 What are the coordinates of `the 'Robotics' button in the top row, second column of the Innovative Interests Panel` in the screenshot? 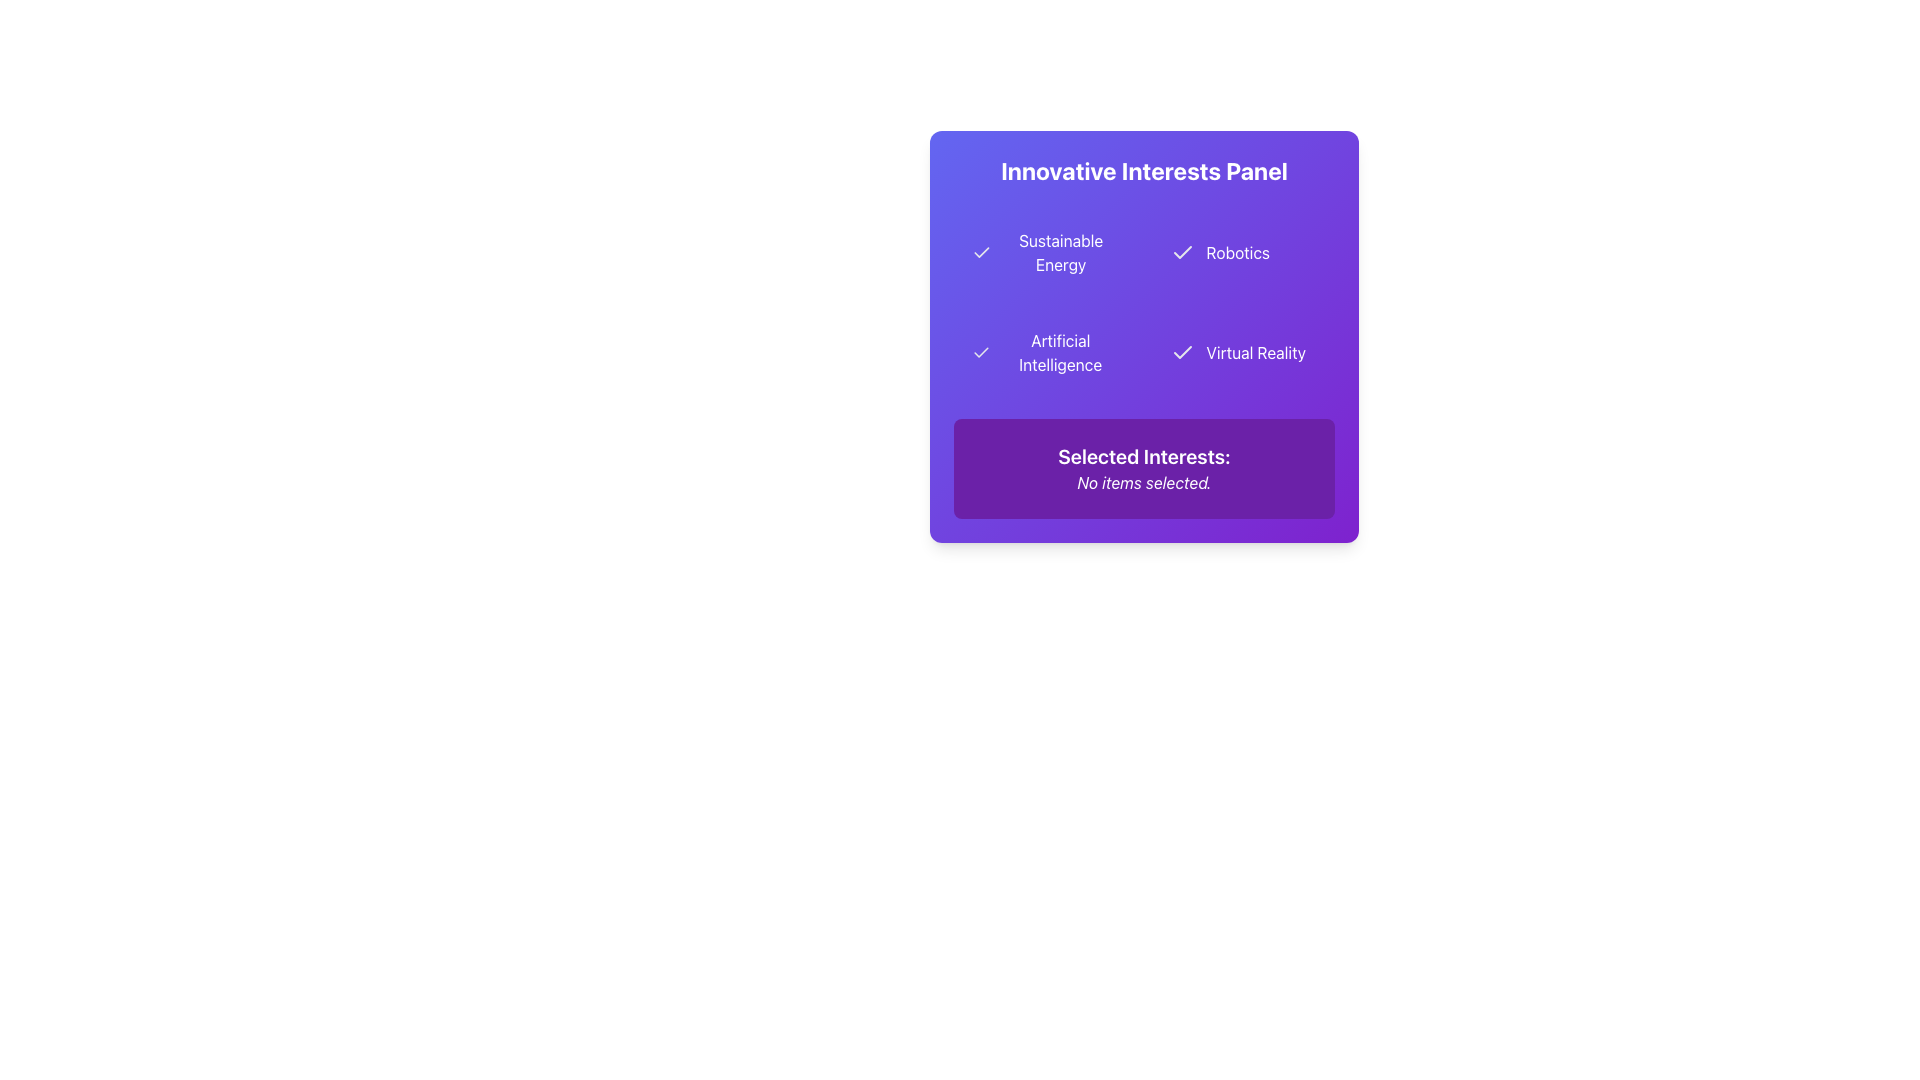 It's located at (1242, 252).